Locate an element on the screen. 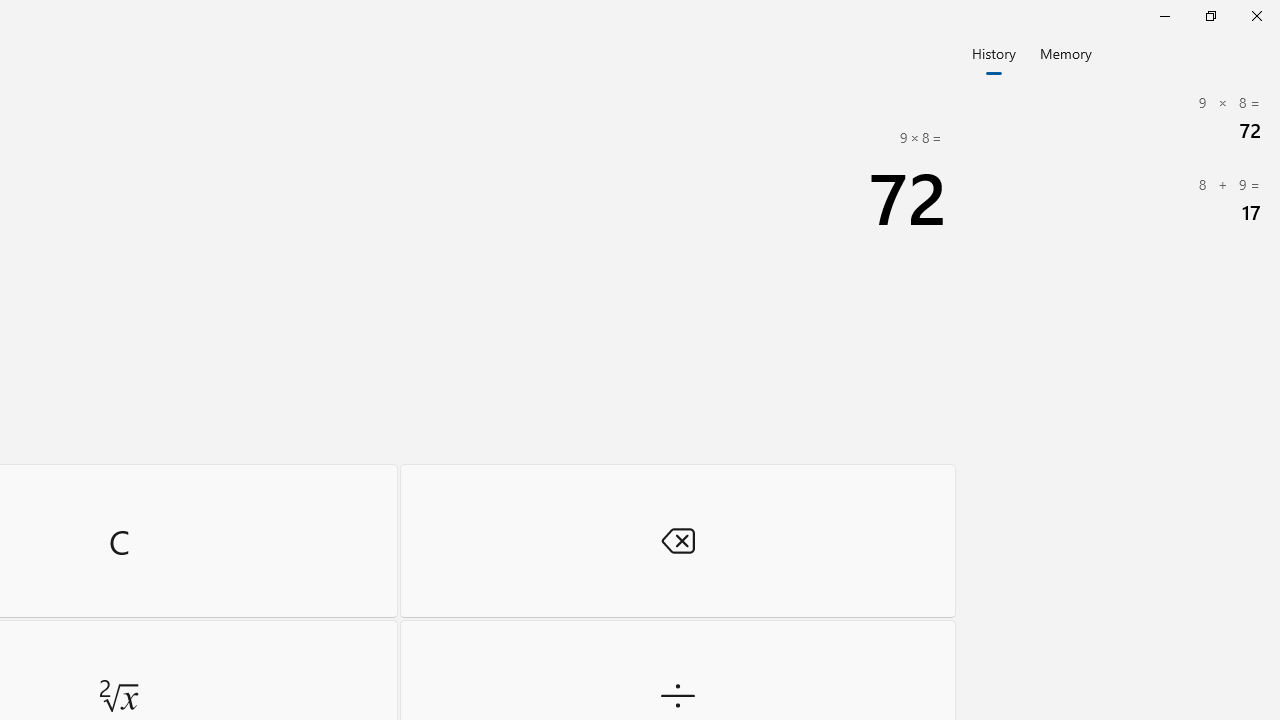 This screenshot has width=1280, height=720. 'Backspace' is located at coordinates (677, 540).